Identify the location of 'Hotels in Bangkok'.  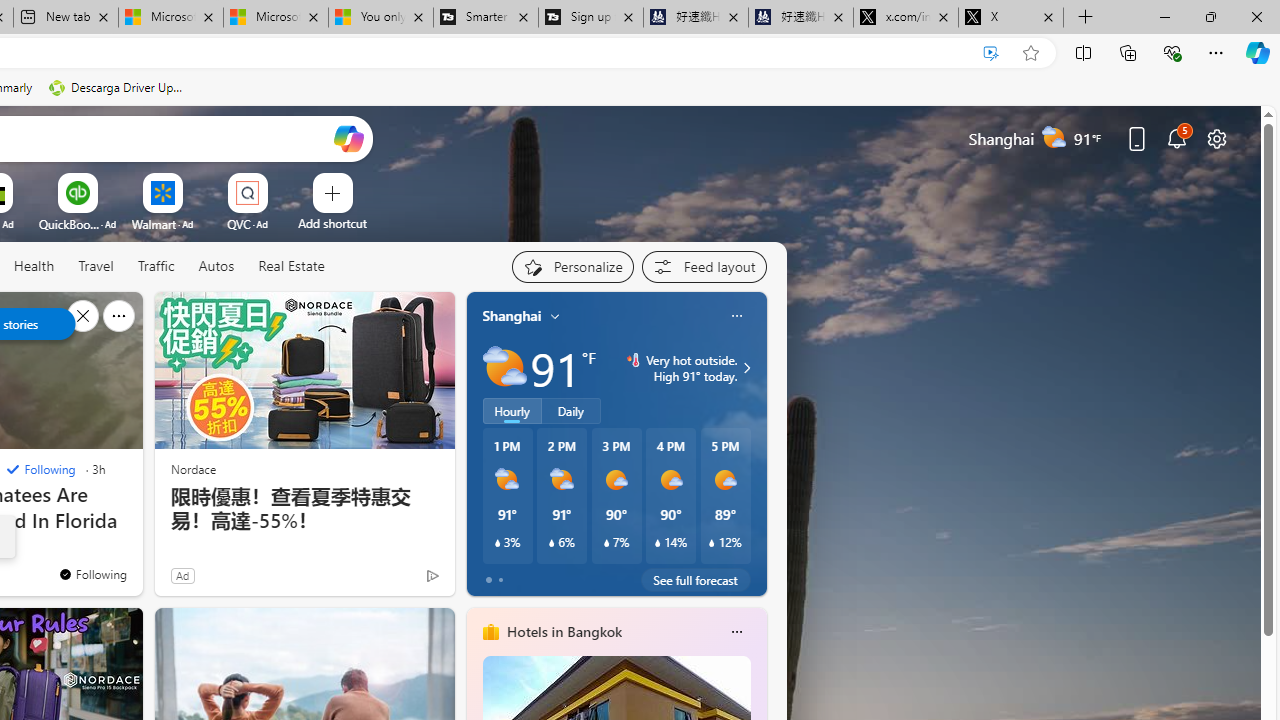
(562, 631).